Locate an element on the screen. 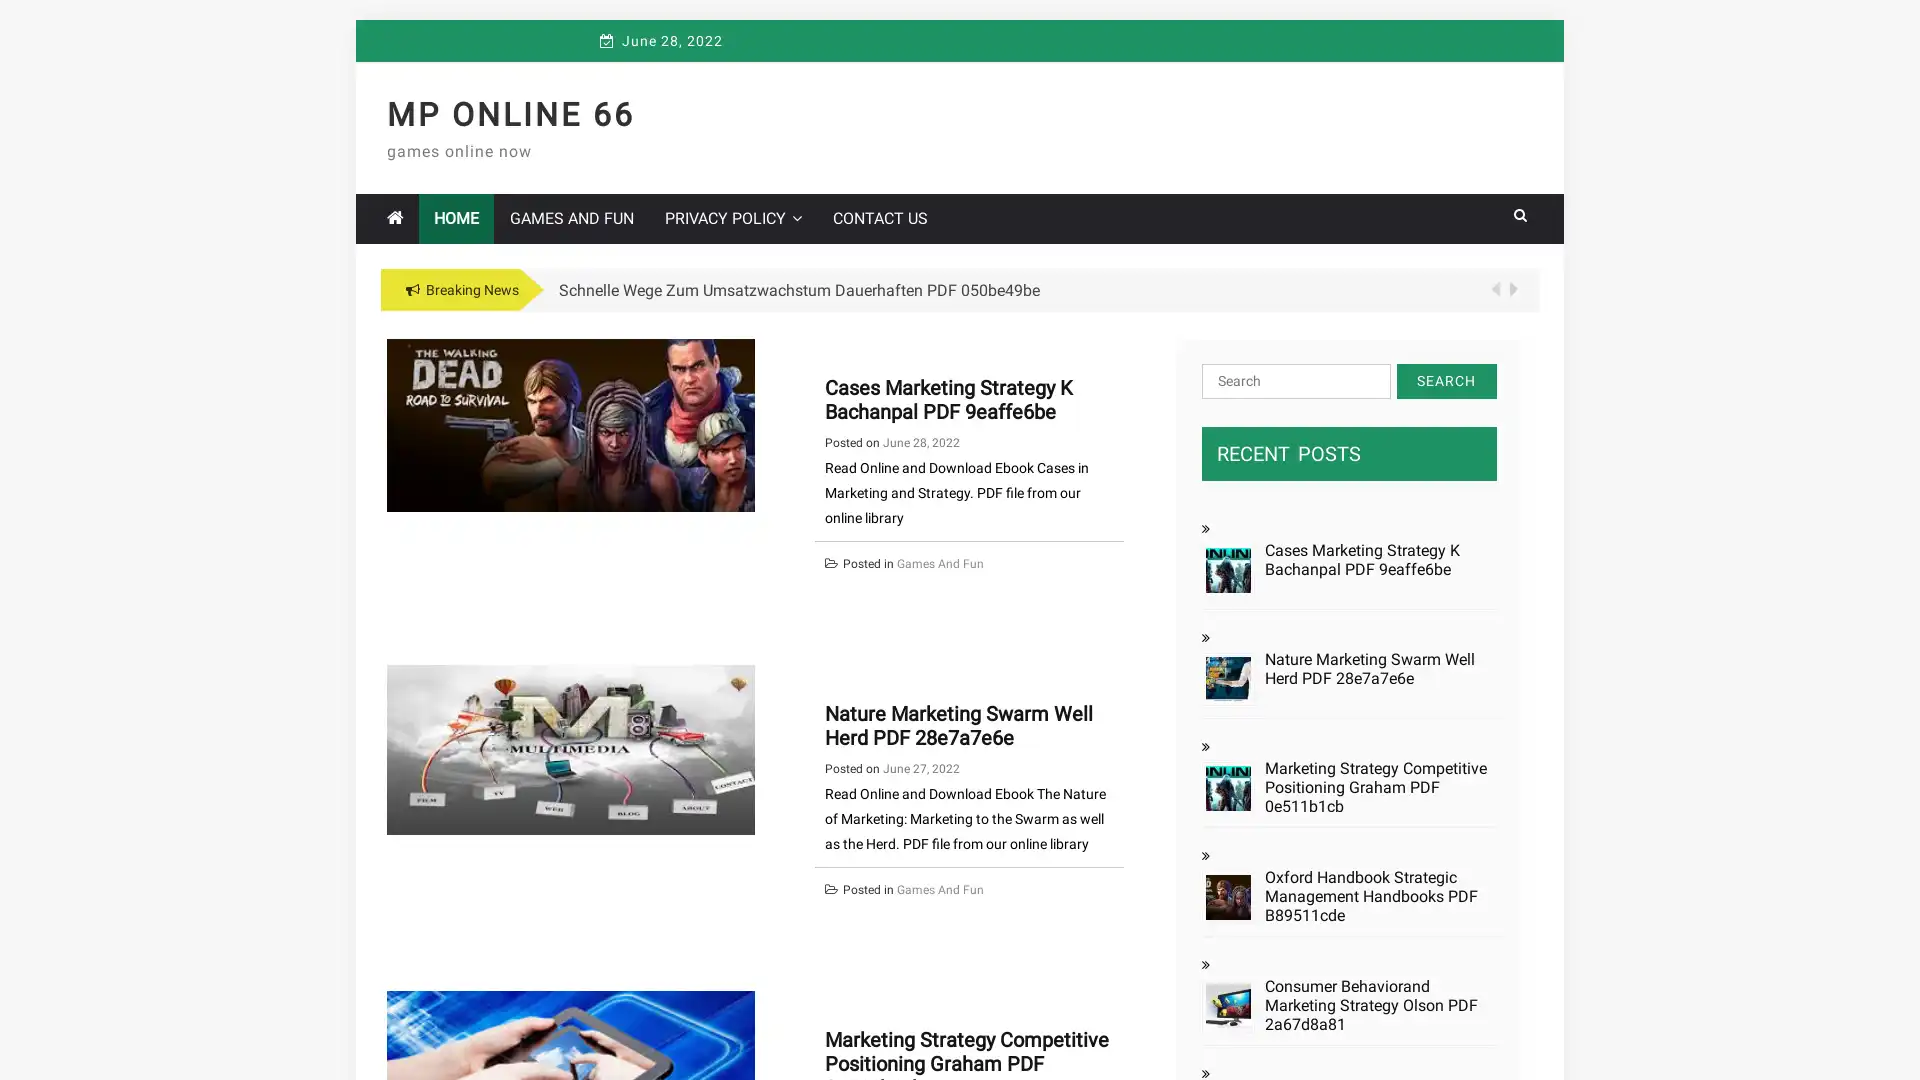  Search is located at coordinates (1445, 380).